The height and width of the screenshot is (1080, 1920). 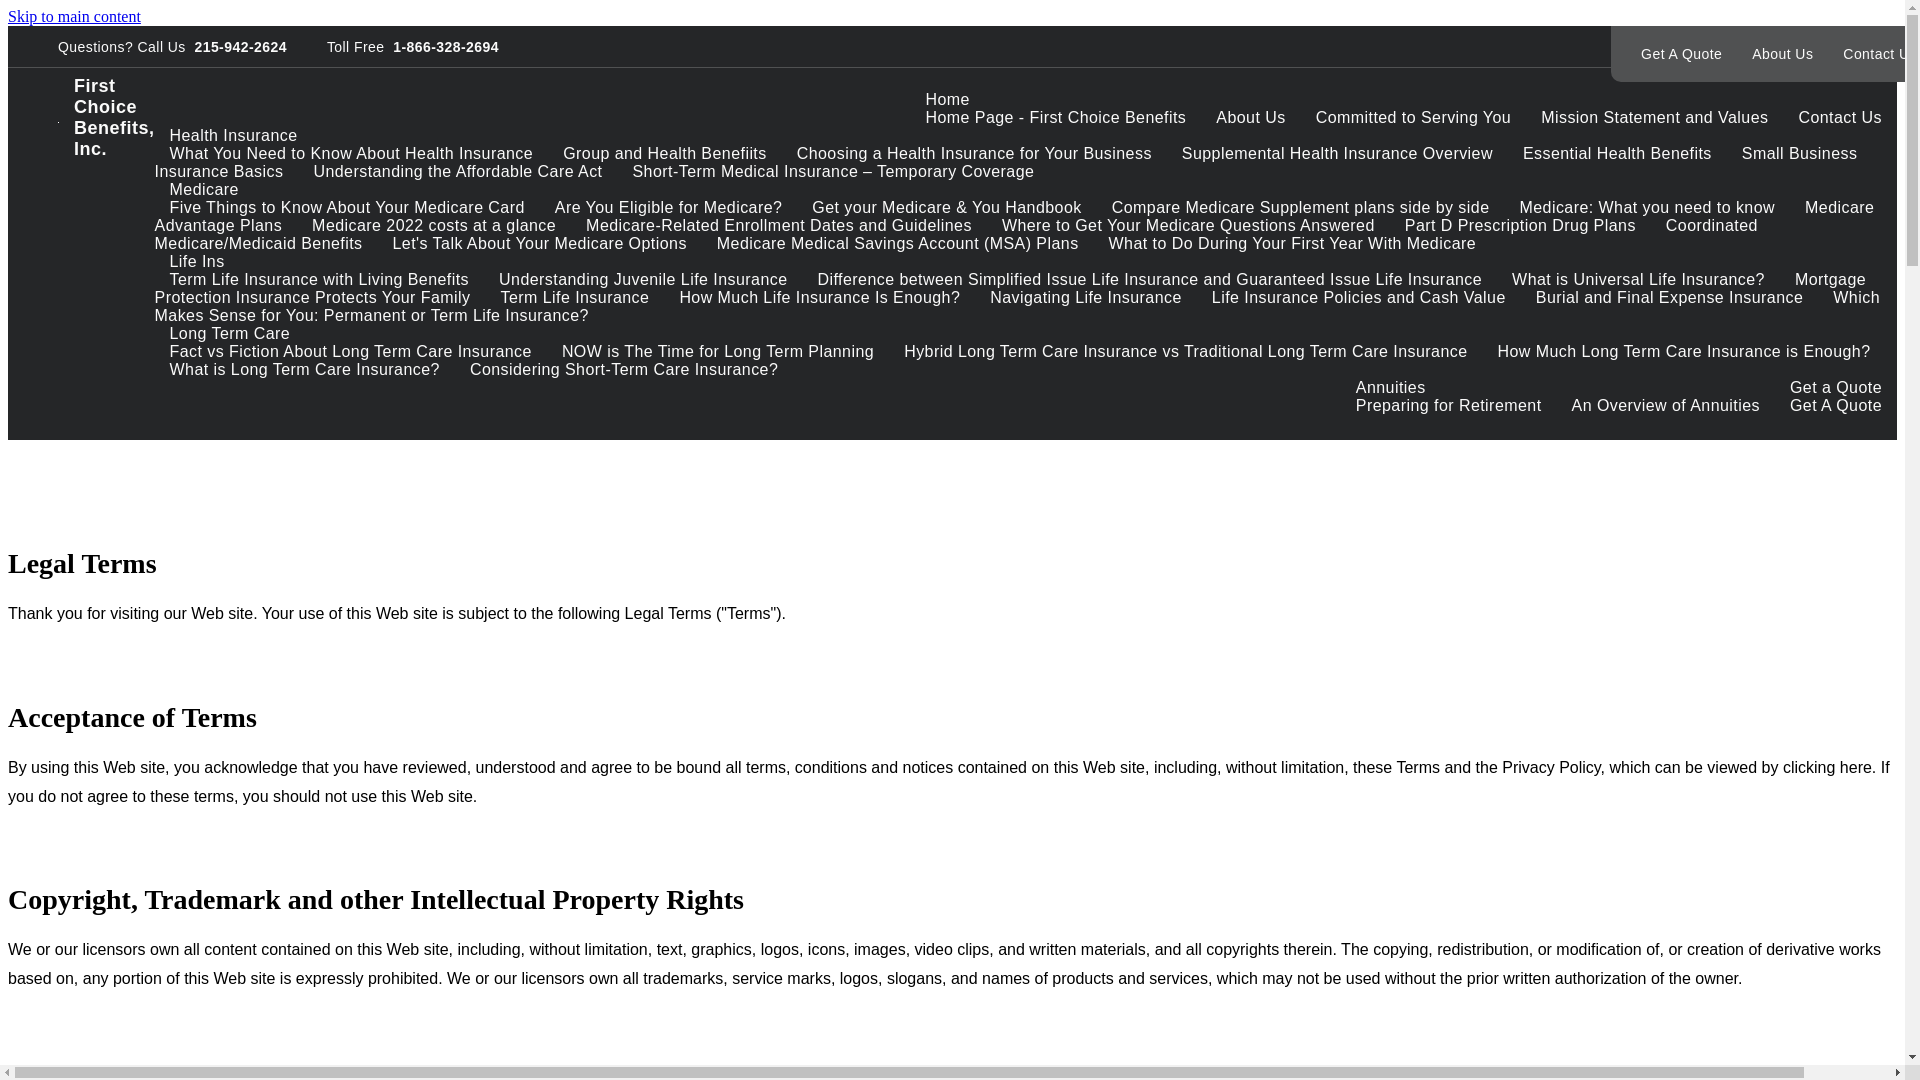 I want to click on 'First Choice Benefits, Inc.', so click(x=105, y=118).